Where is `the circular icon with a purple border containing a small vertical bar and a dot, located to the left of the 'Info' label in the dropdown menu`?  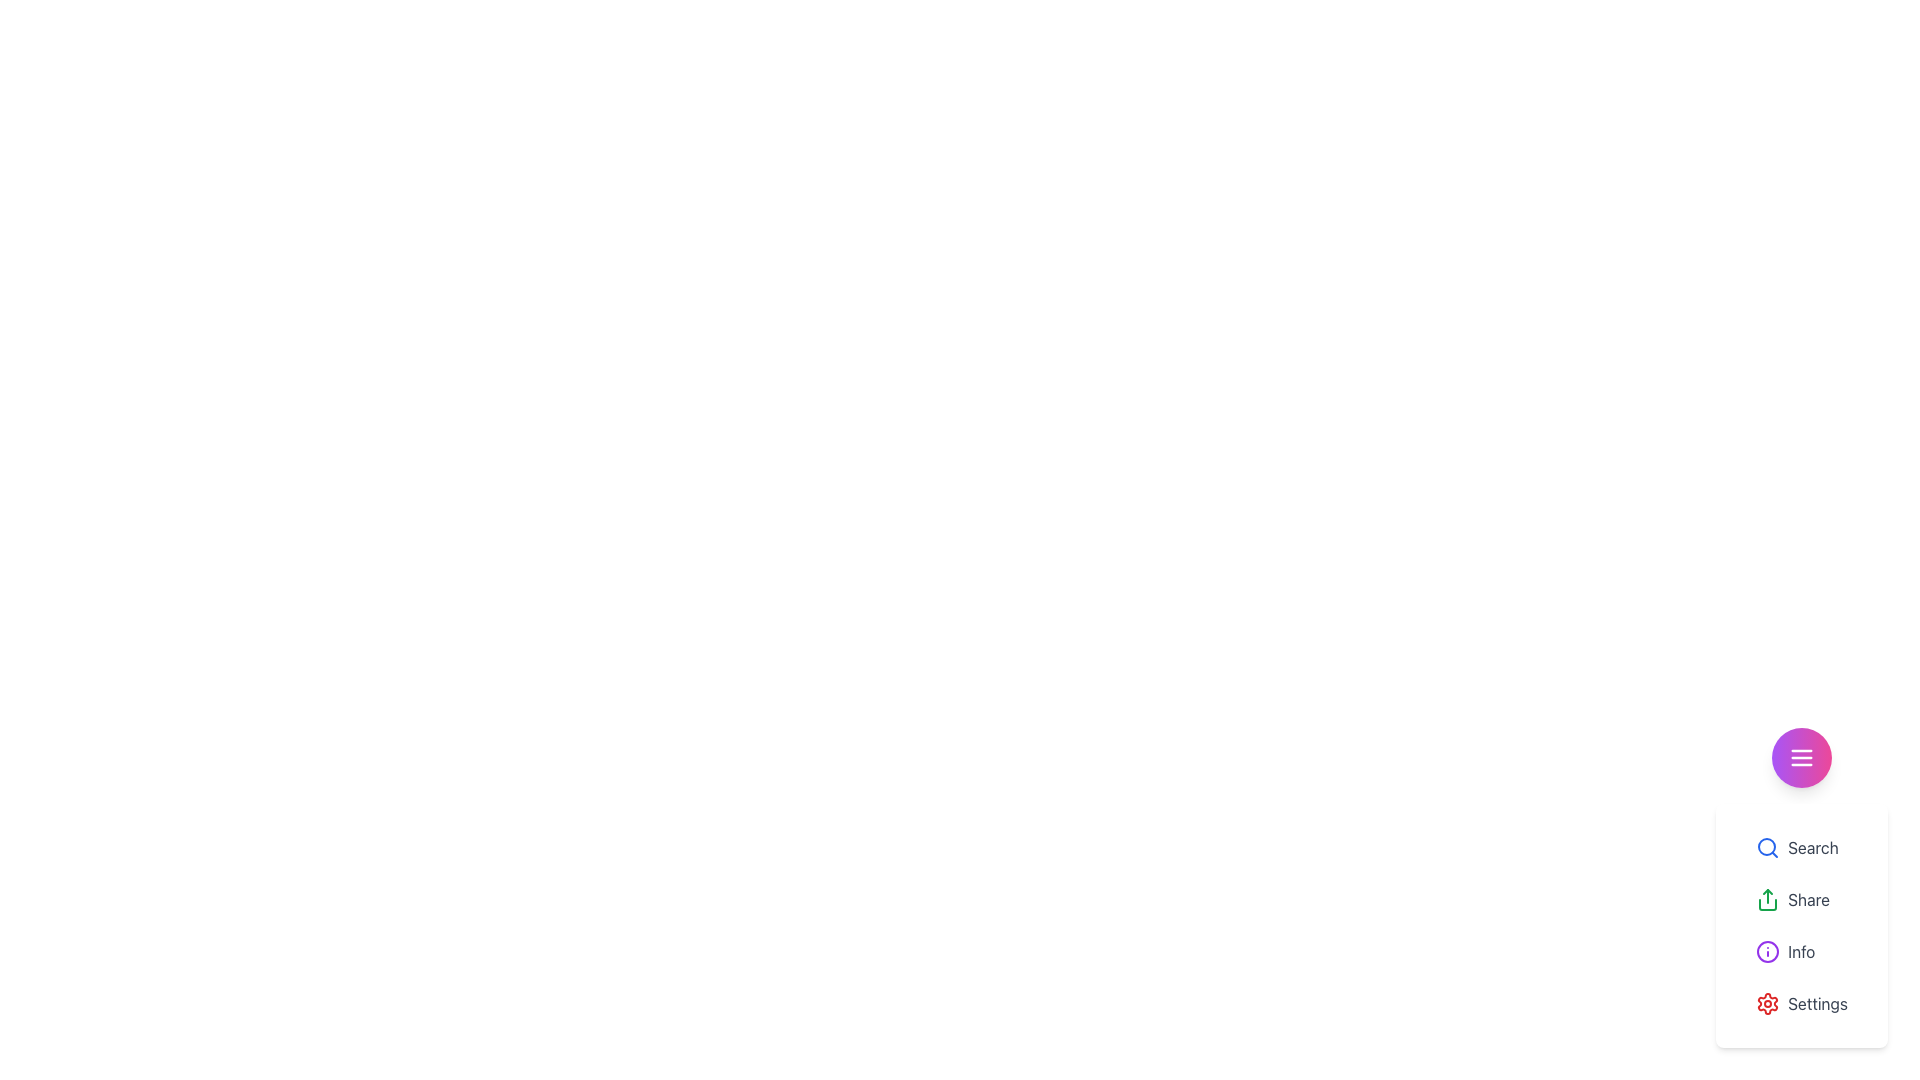 the circular icon with a purple border containing a small vertical bar and a dot, located to the left of the 'Info' label in the dropdown menu is located at coordinates (1768, 951).